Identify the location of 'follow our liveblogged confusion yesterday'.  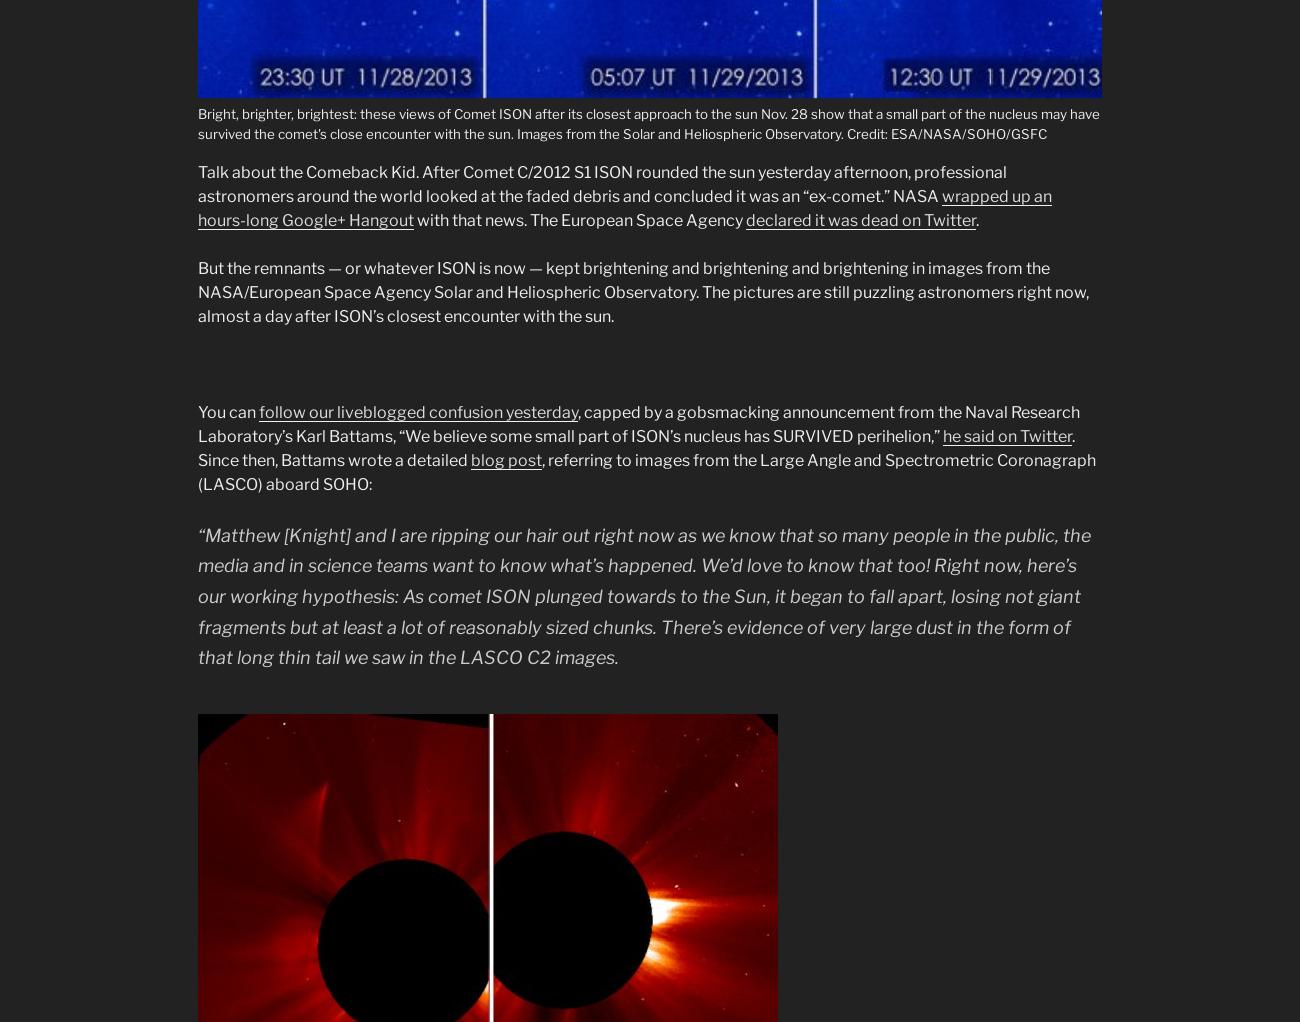
(418, 411).